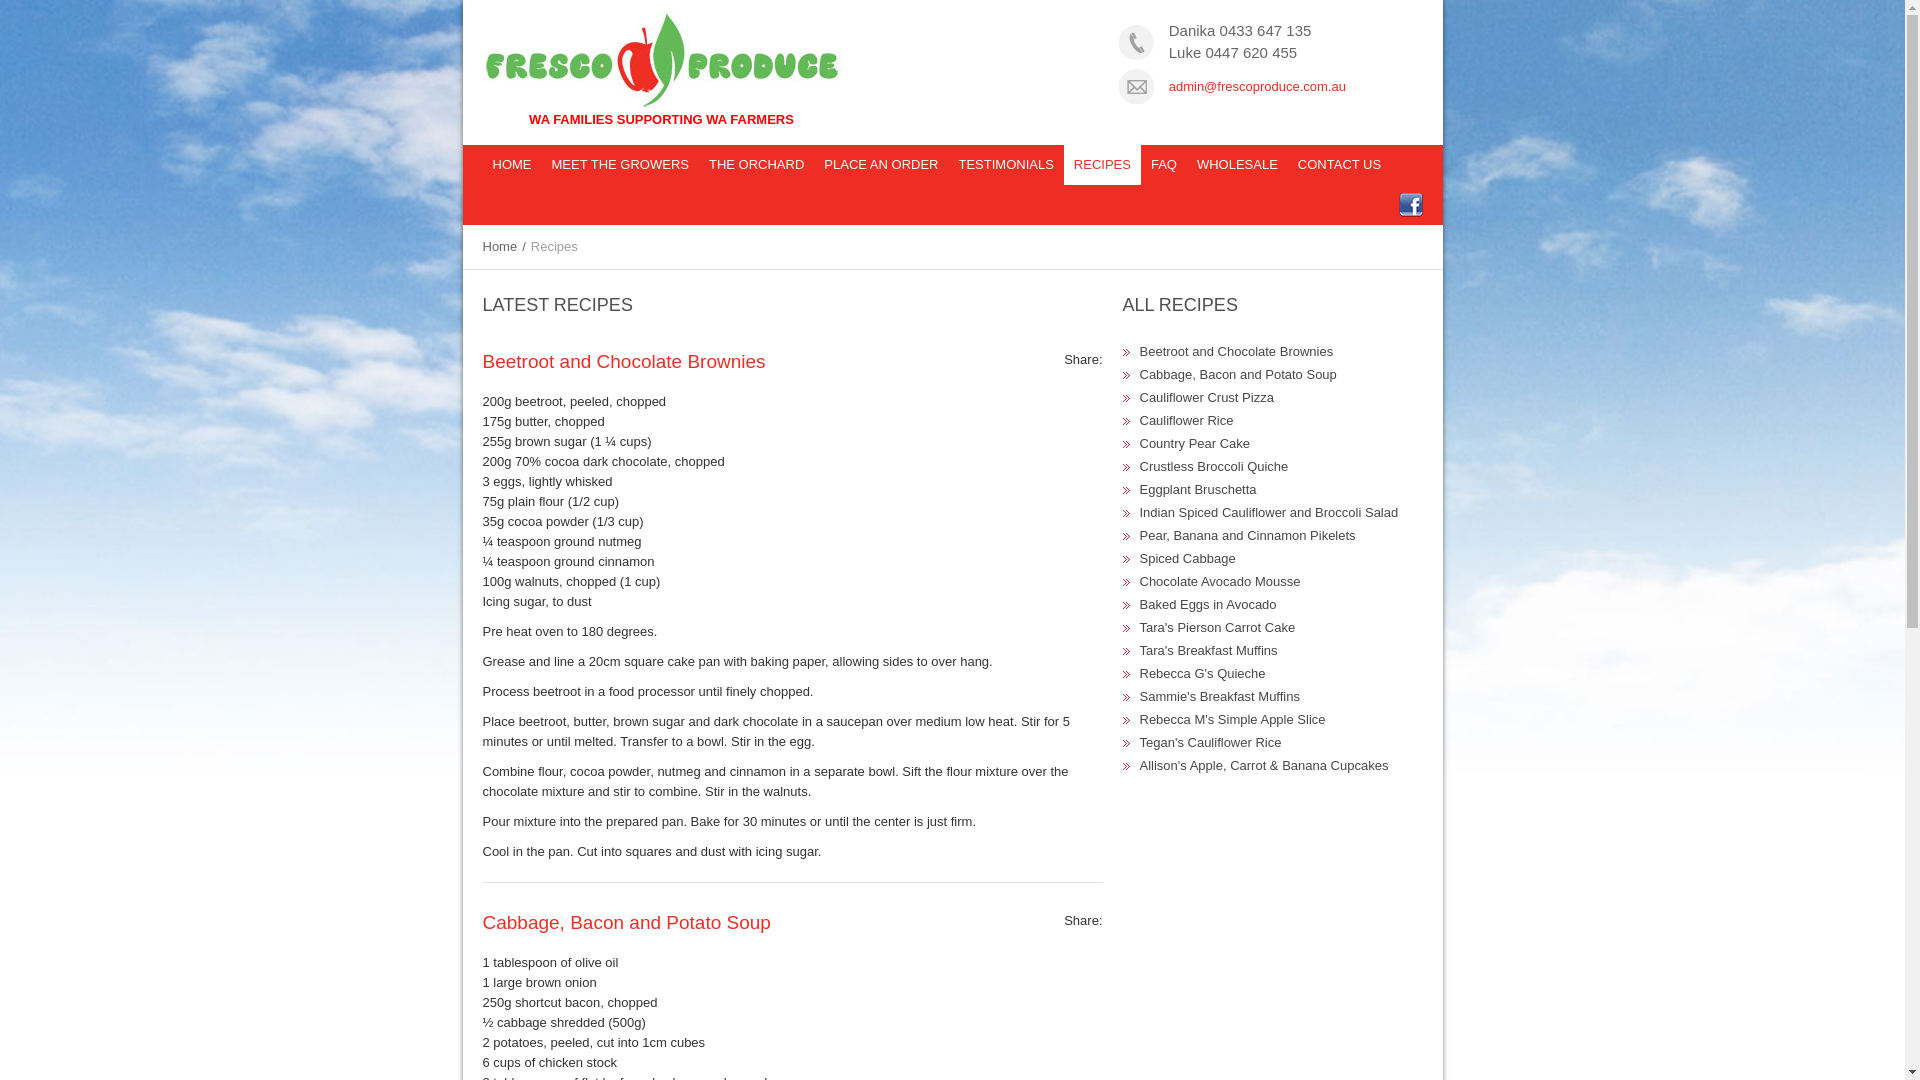 Image resolution: width=1920 pixels, height=1080 pixels. Describe the element at coordinates (1205, 397) in the screenshot. I see `'Cauliflower Crust Pizza'` at that location.